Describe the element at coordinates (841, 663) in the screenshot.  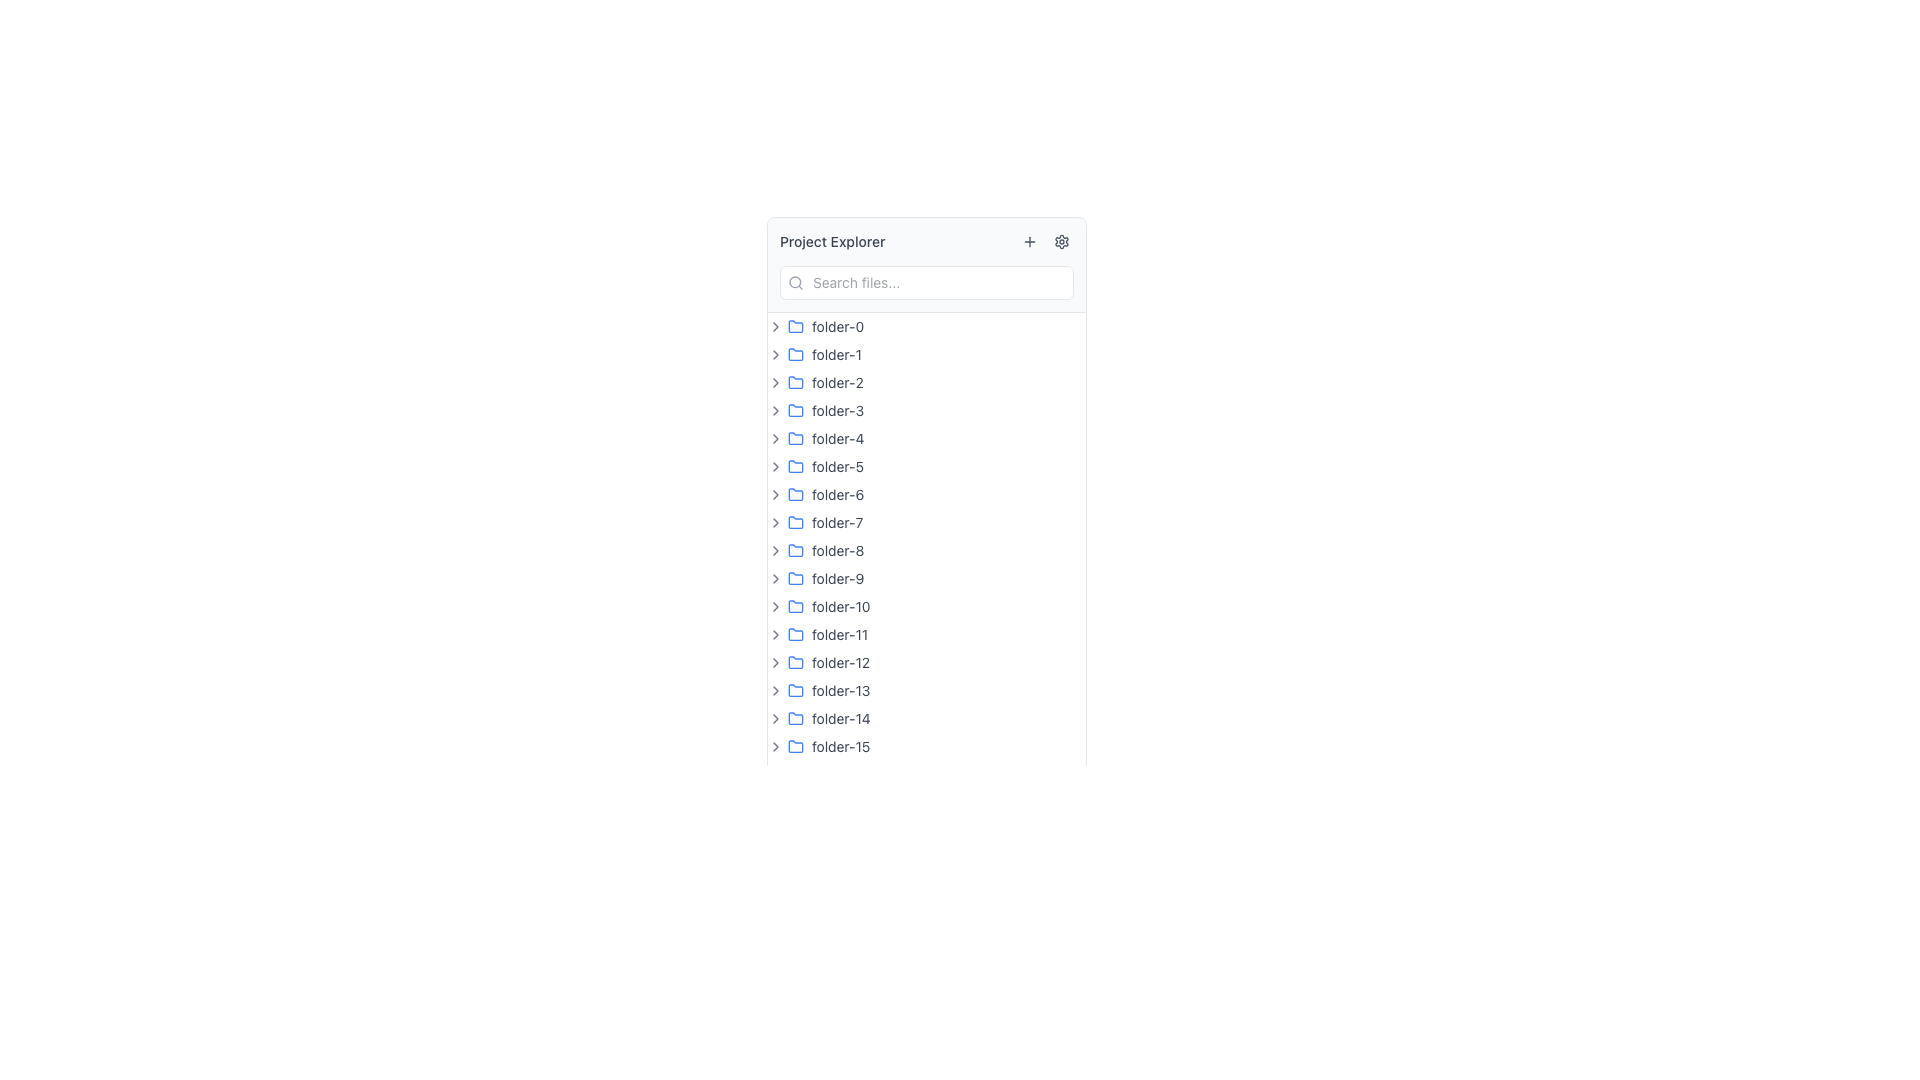
I see `the static text label displaying 'folder-12' in gray color, part of a list of folders in the file explorer interface` at that location.